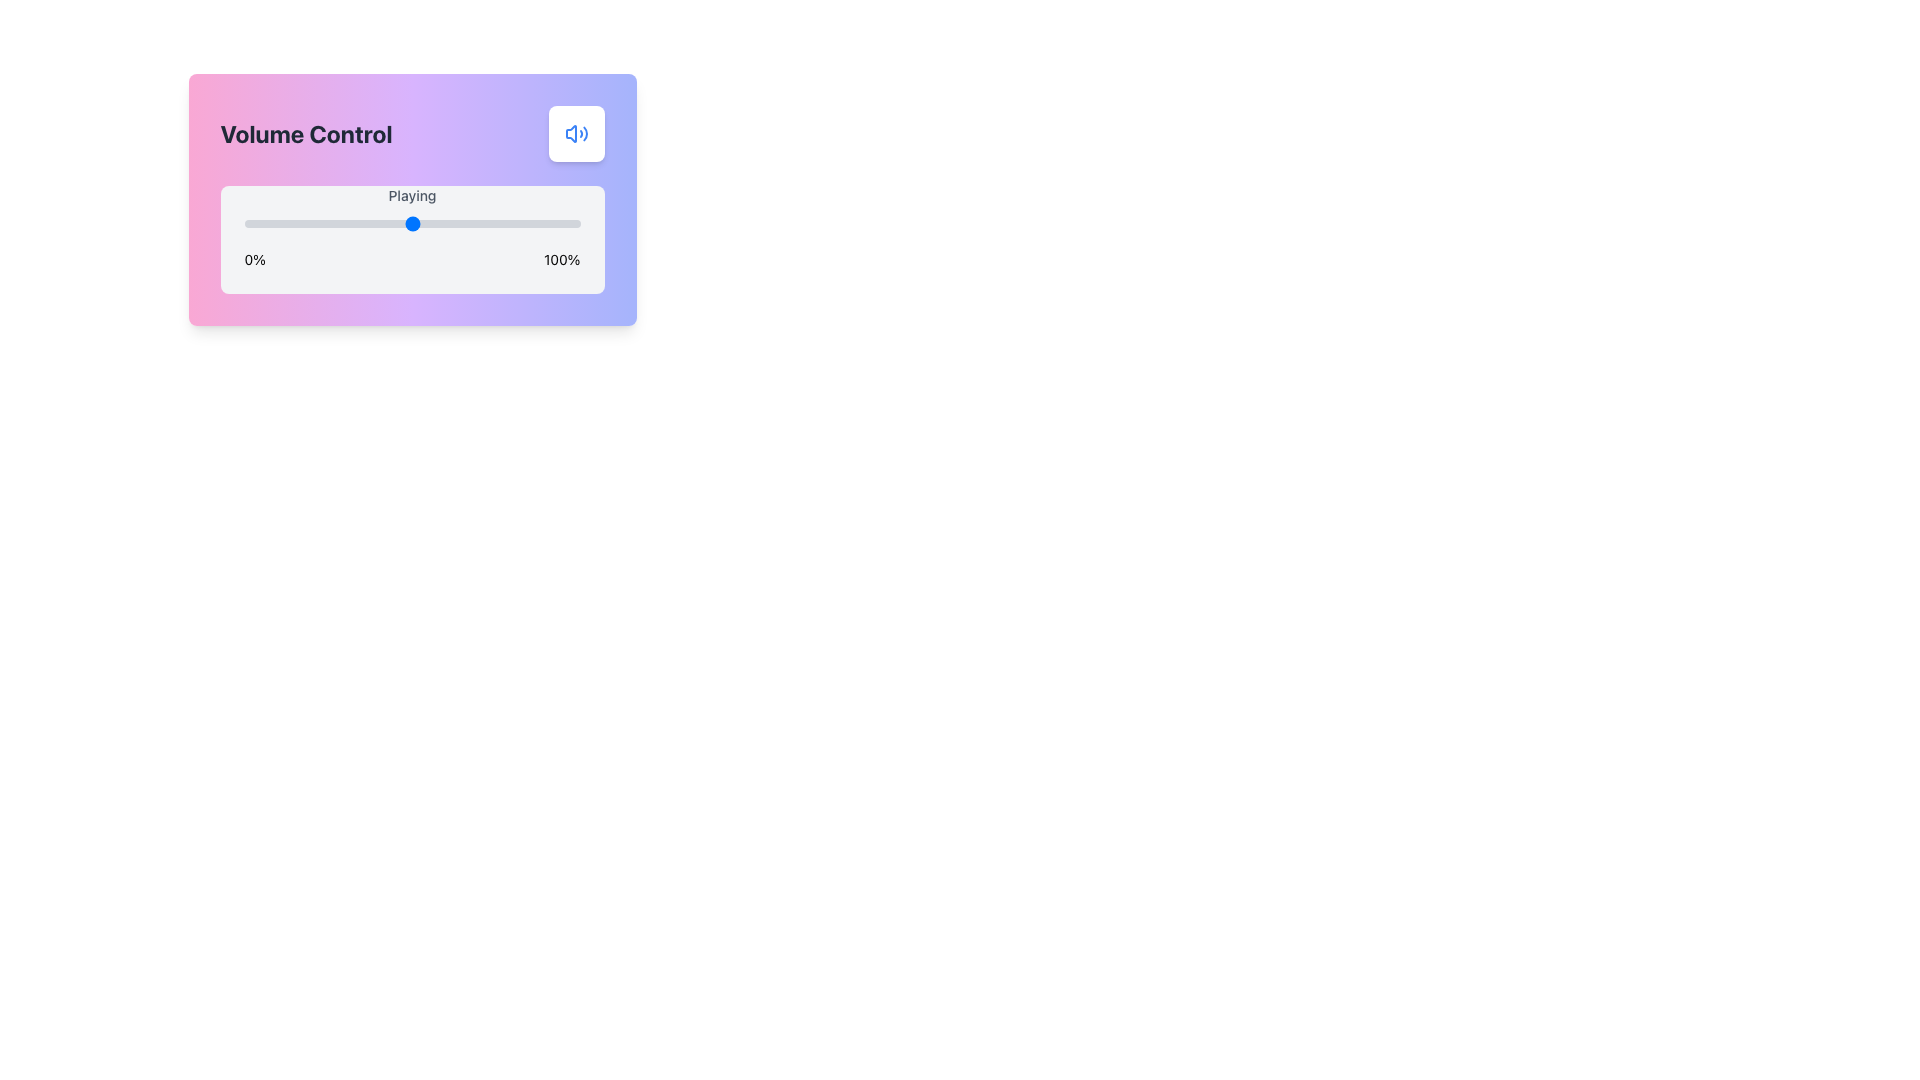 The height and width of the screenshot is (1080, 1920). Describe the element at coordinates (475, 223) in the screenshot. I see `the slider` at that location.